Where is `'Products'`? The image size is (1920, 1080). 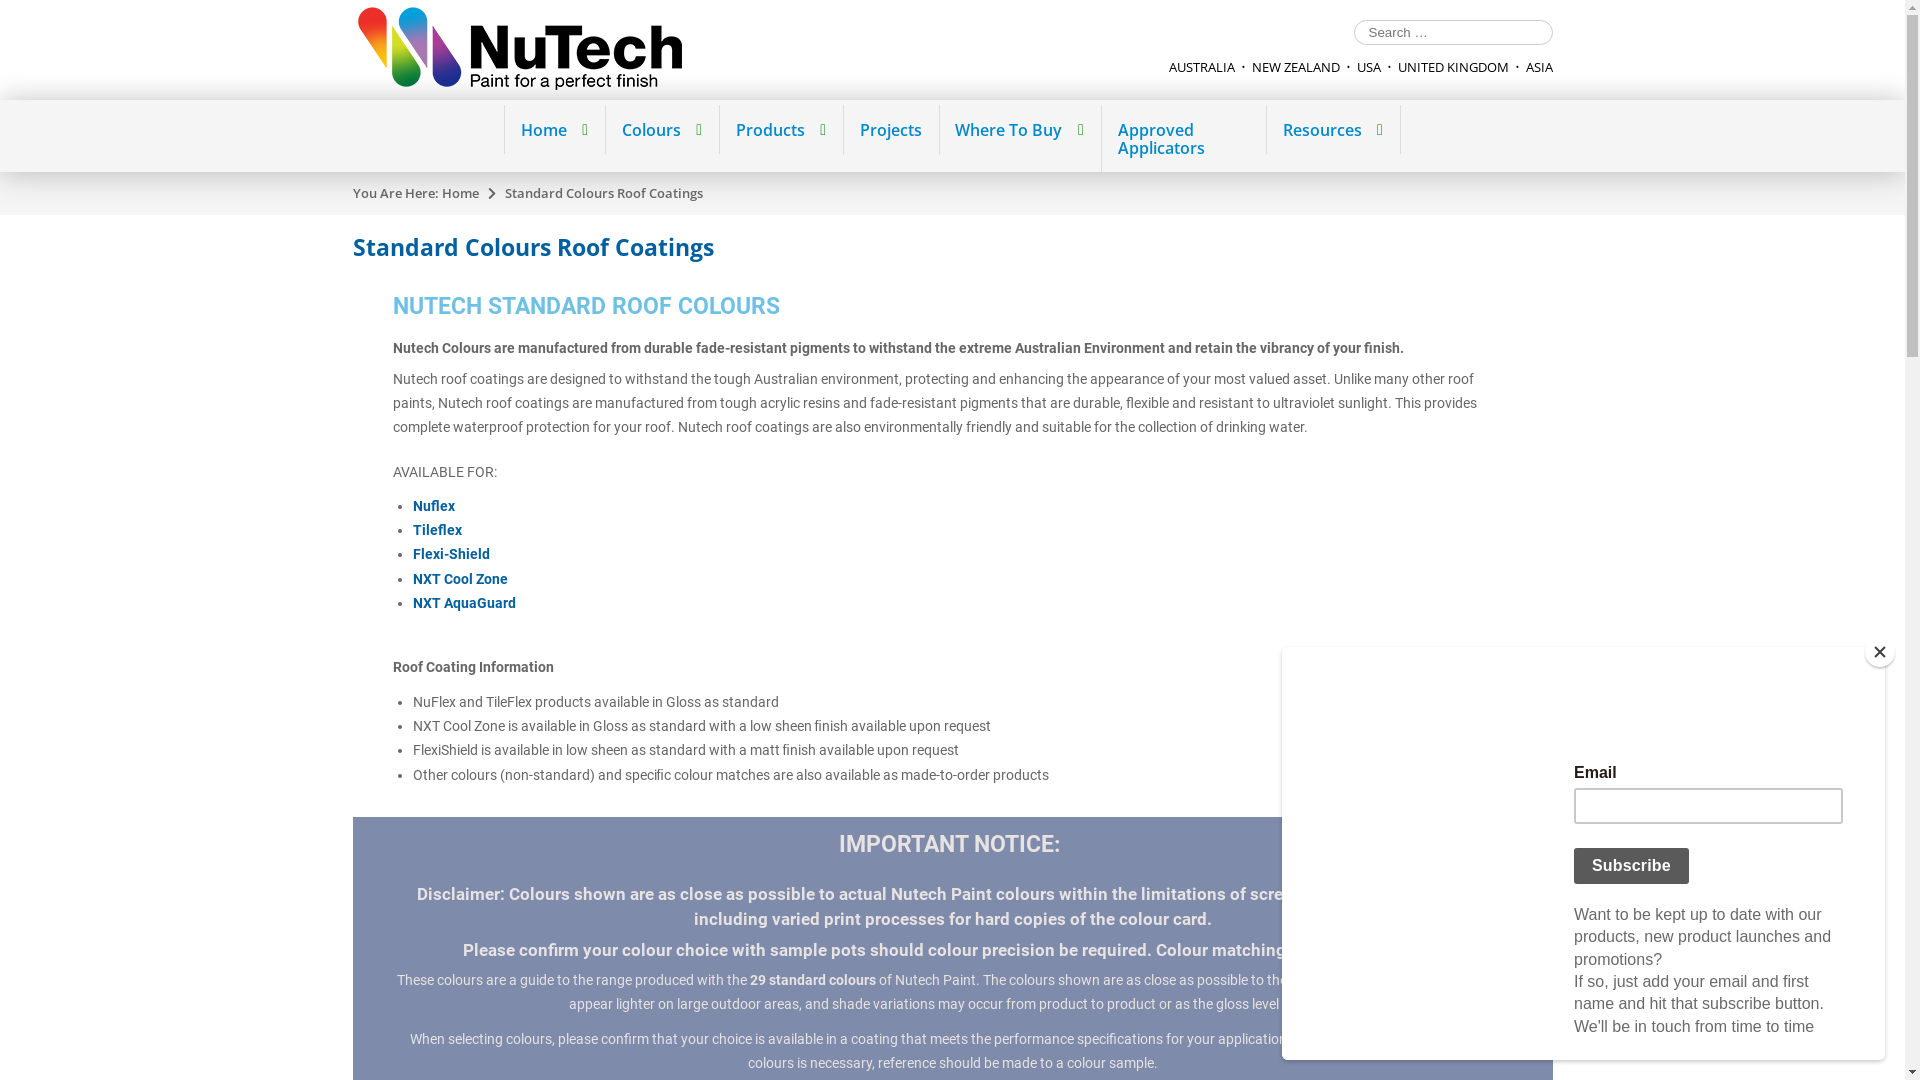 'Products' is located at coordinates (779, 129).